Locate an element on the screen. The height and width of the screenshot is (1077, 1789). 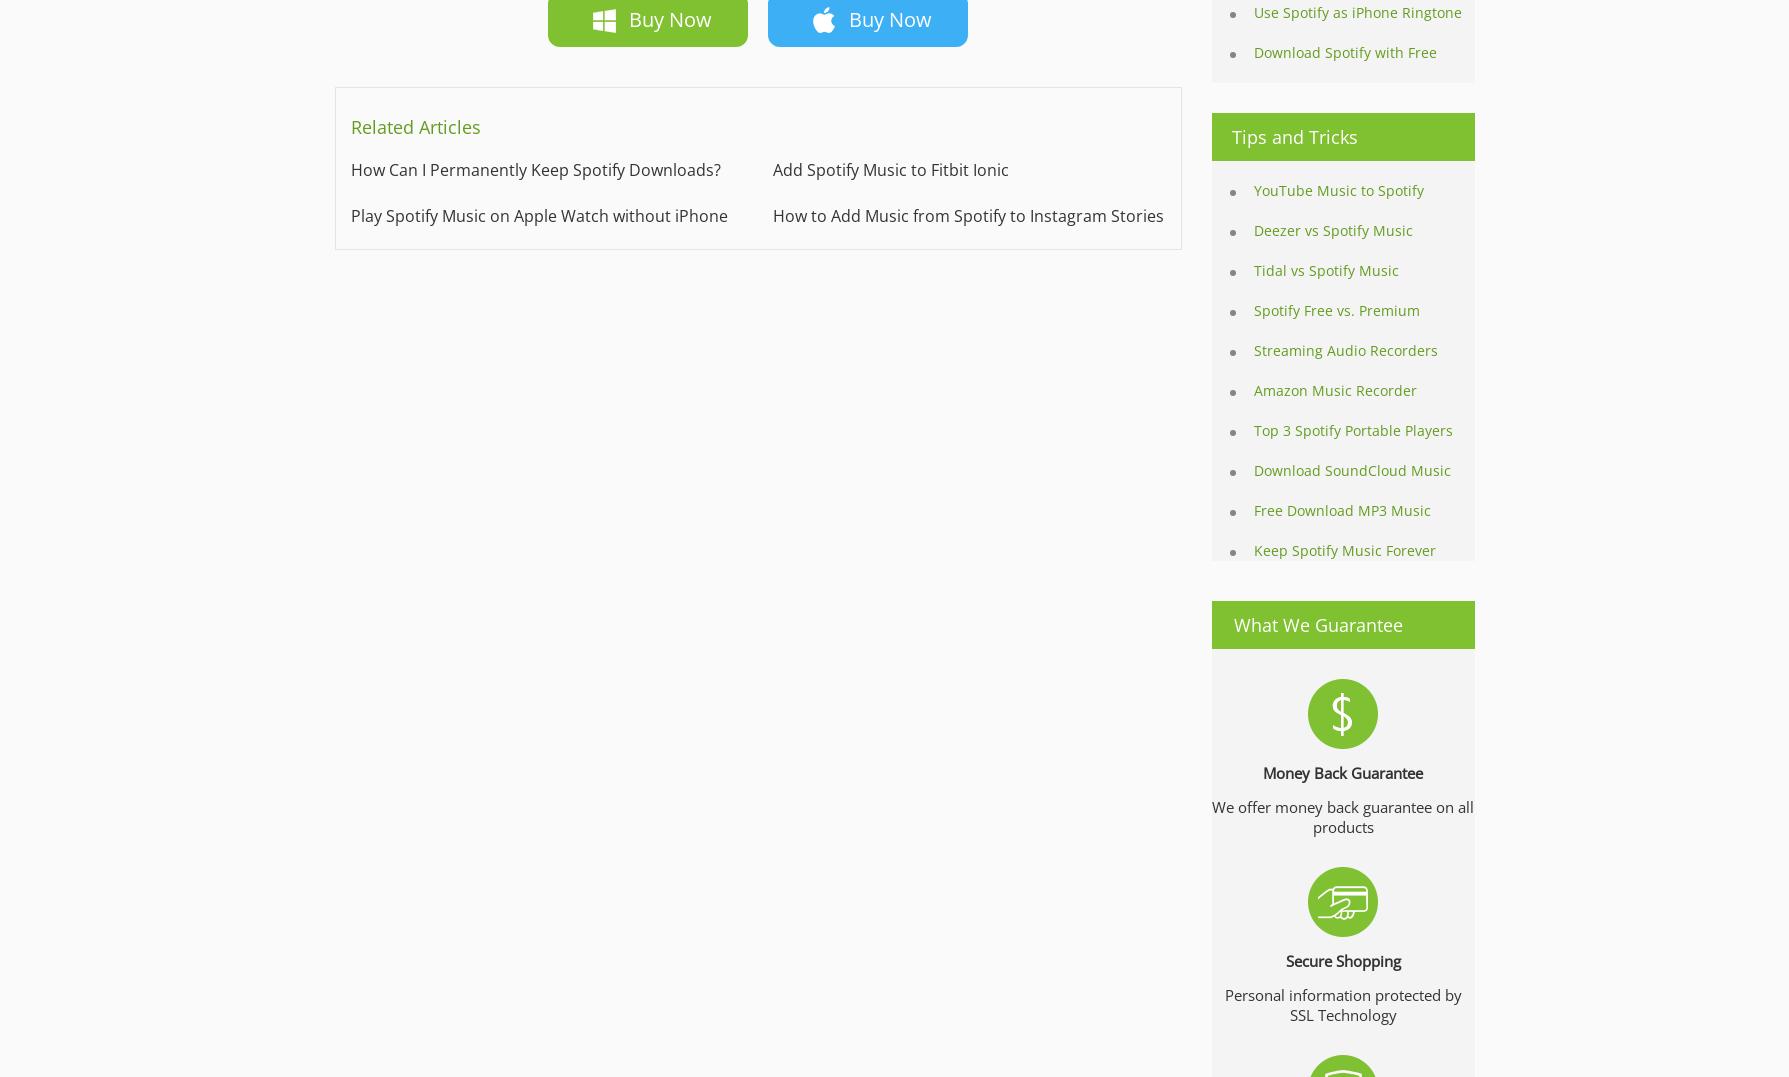
'Money Back Guarantee' is located at coordinates (1343, 771).